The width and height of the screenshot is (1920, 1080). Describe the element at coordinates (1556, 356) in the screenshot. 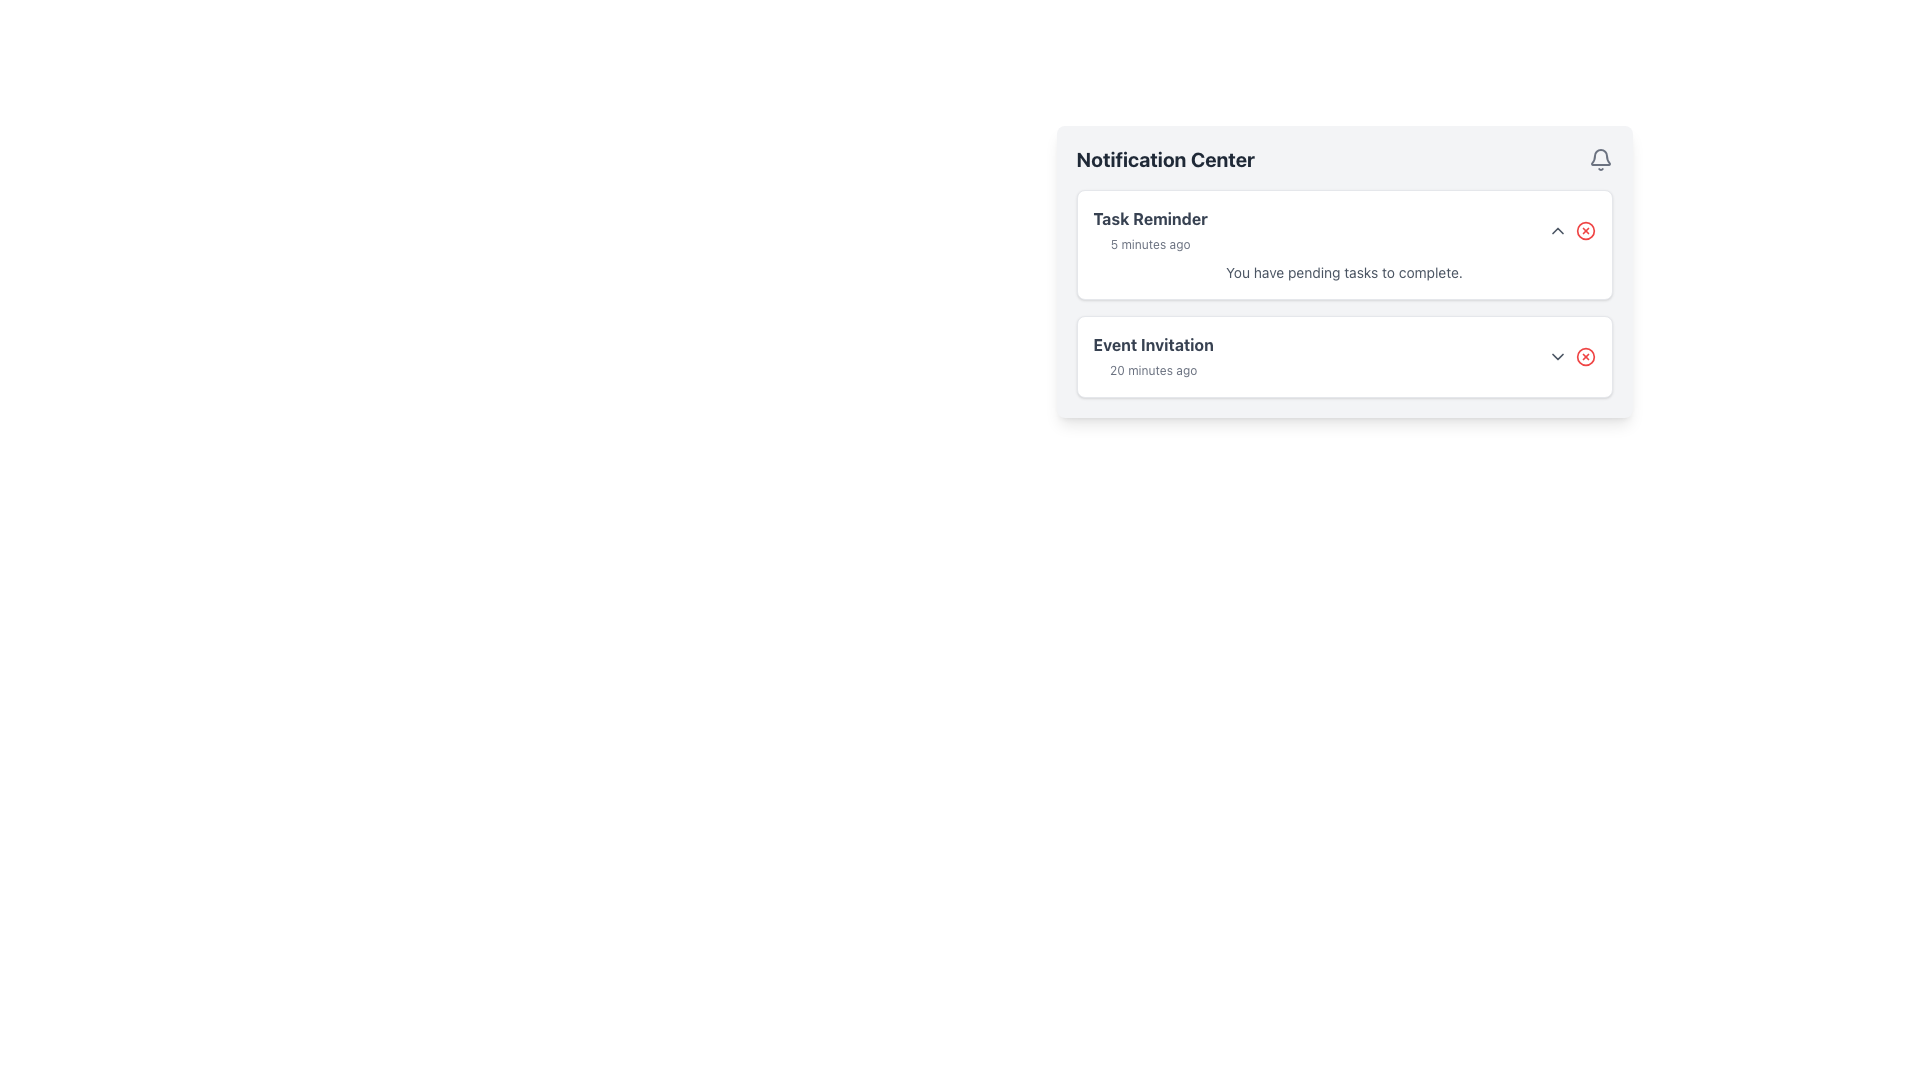

I see `the downward arrow icon button located to the right of the 'Event Invitation' text` at that location.